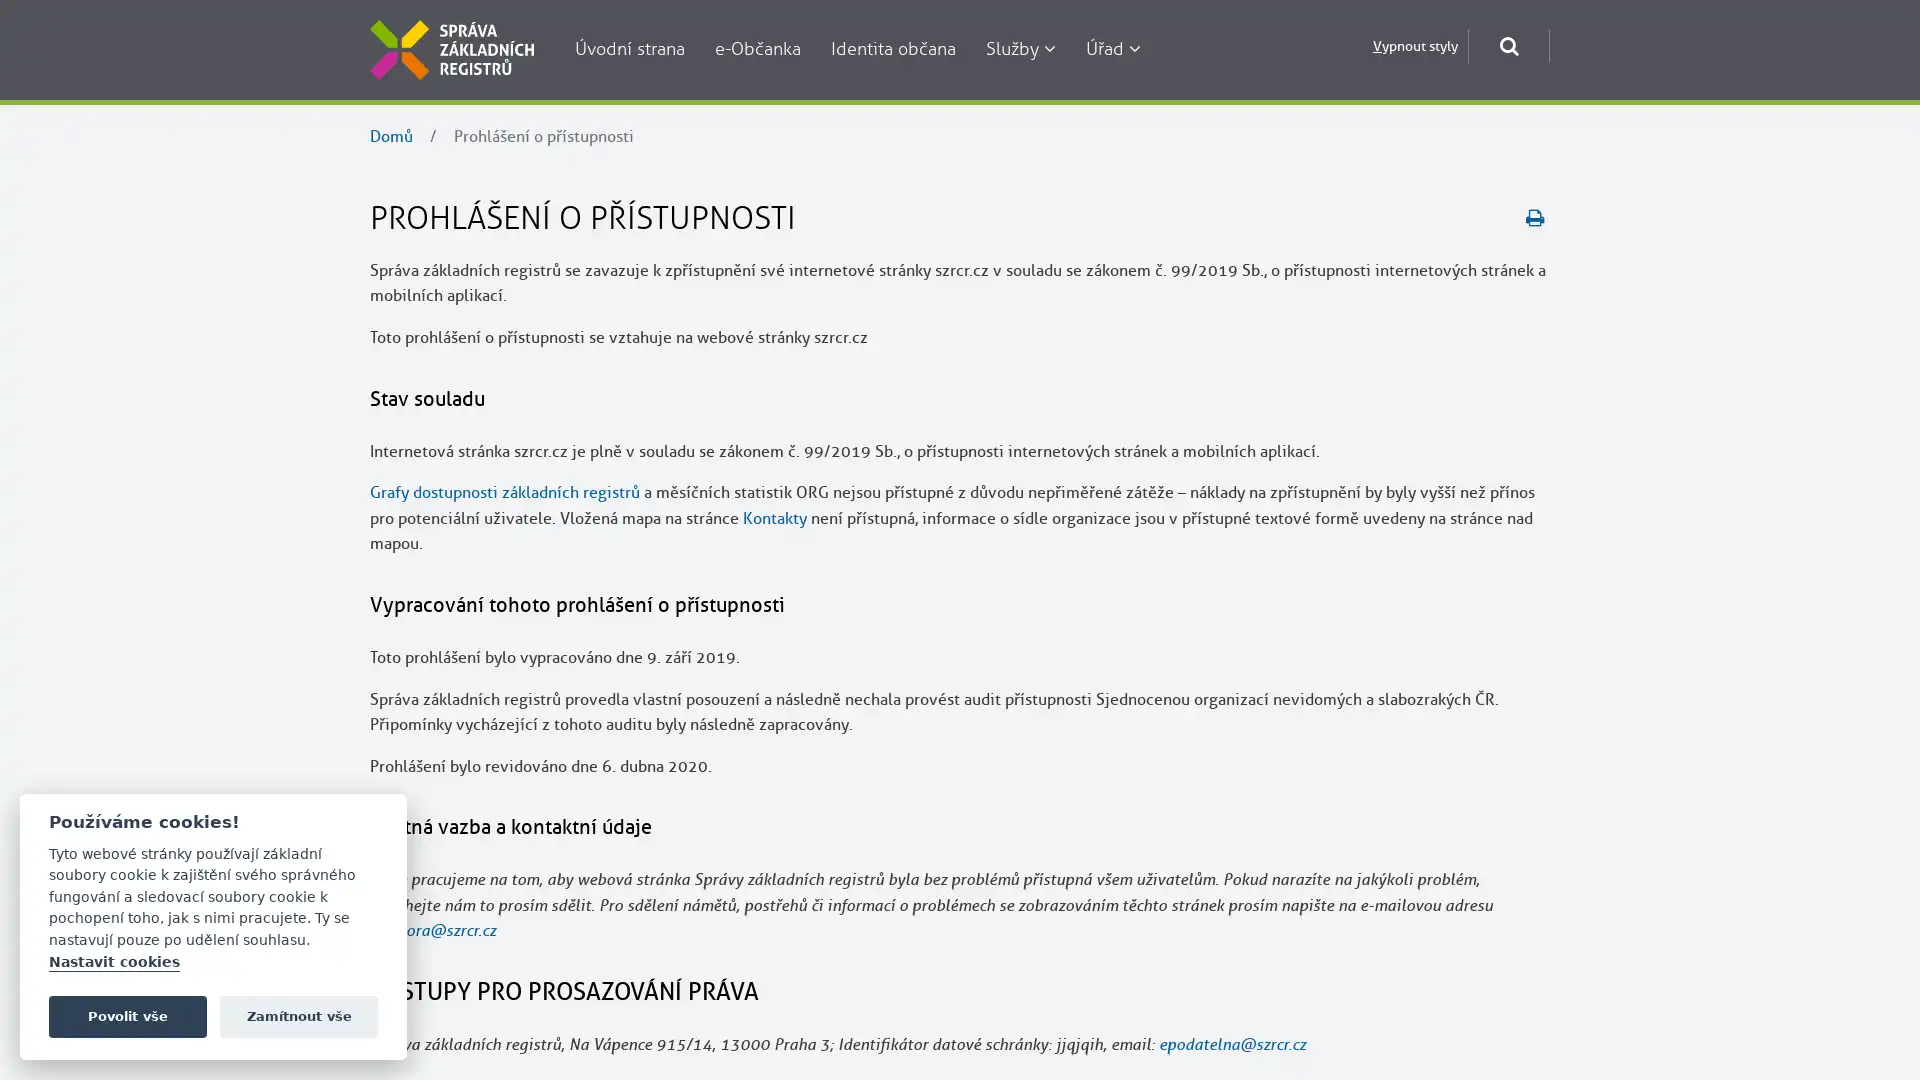  I want to click on Povolit vse, so click(126, 1015).